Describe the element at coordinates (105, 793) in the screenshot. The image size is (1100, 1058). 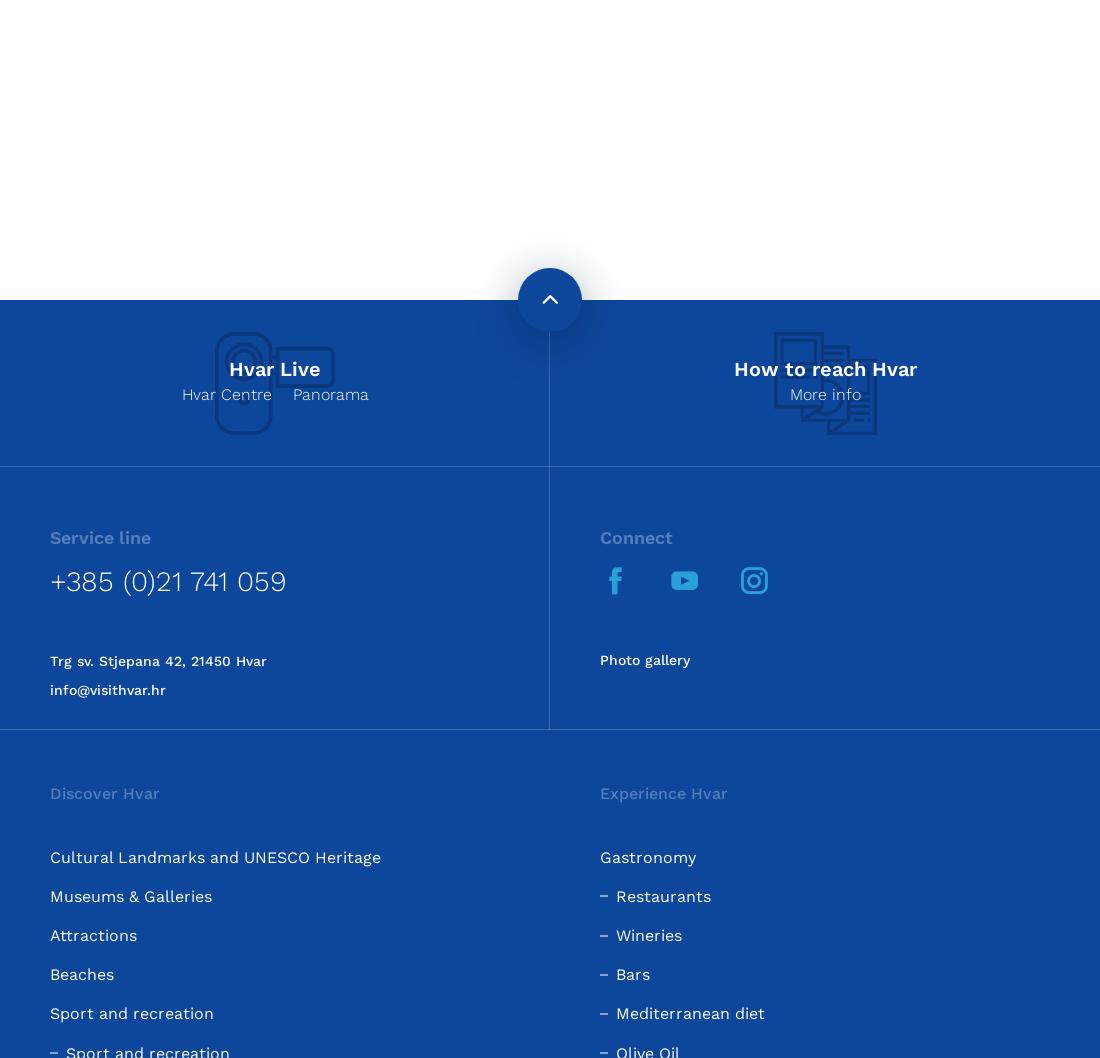
I see `'Discover Hvar'` at that location.